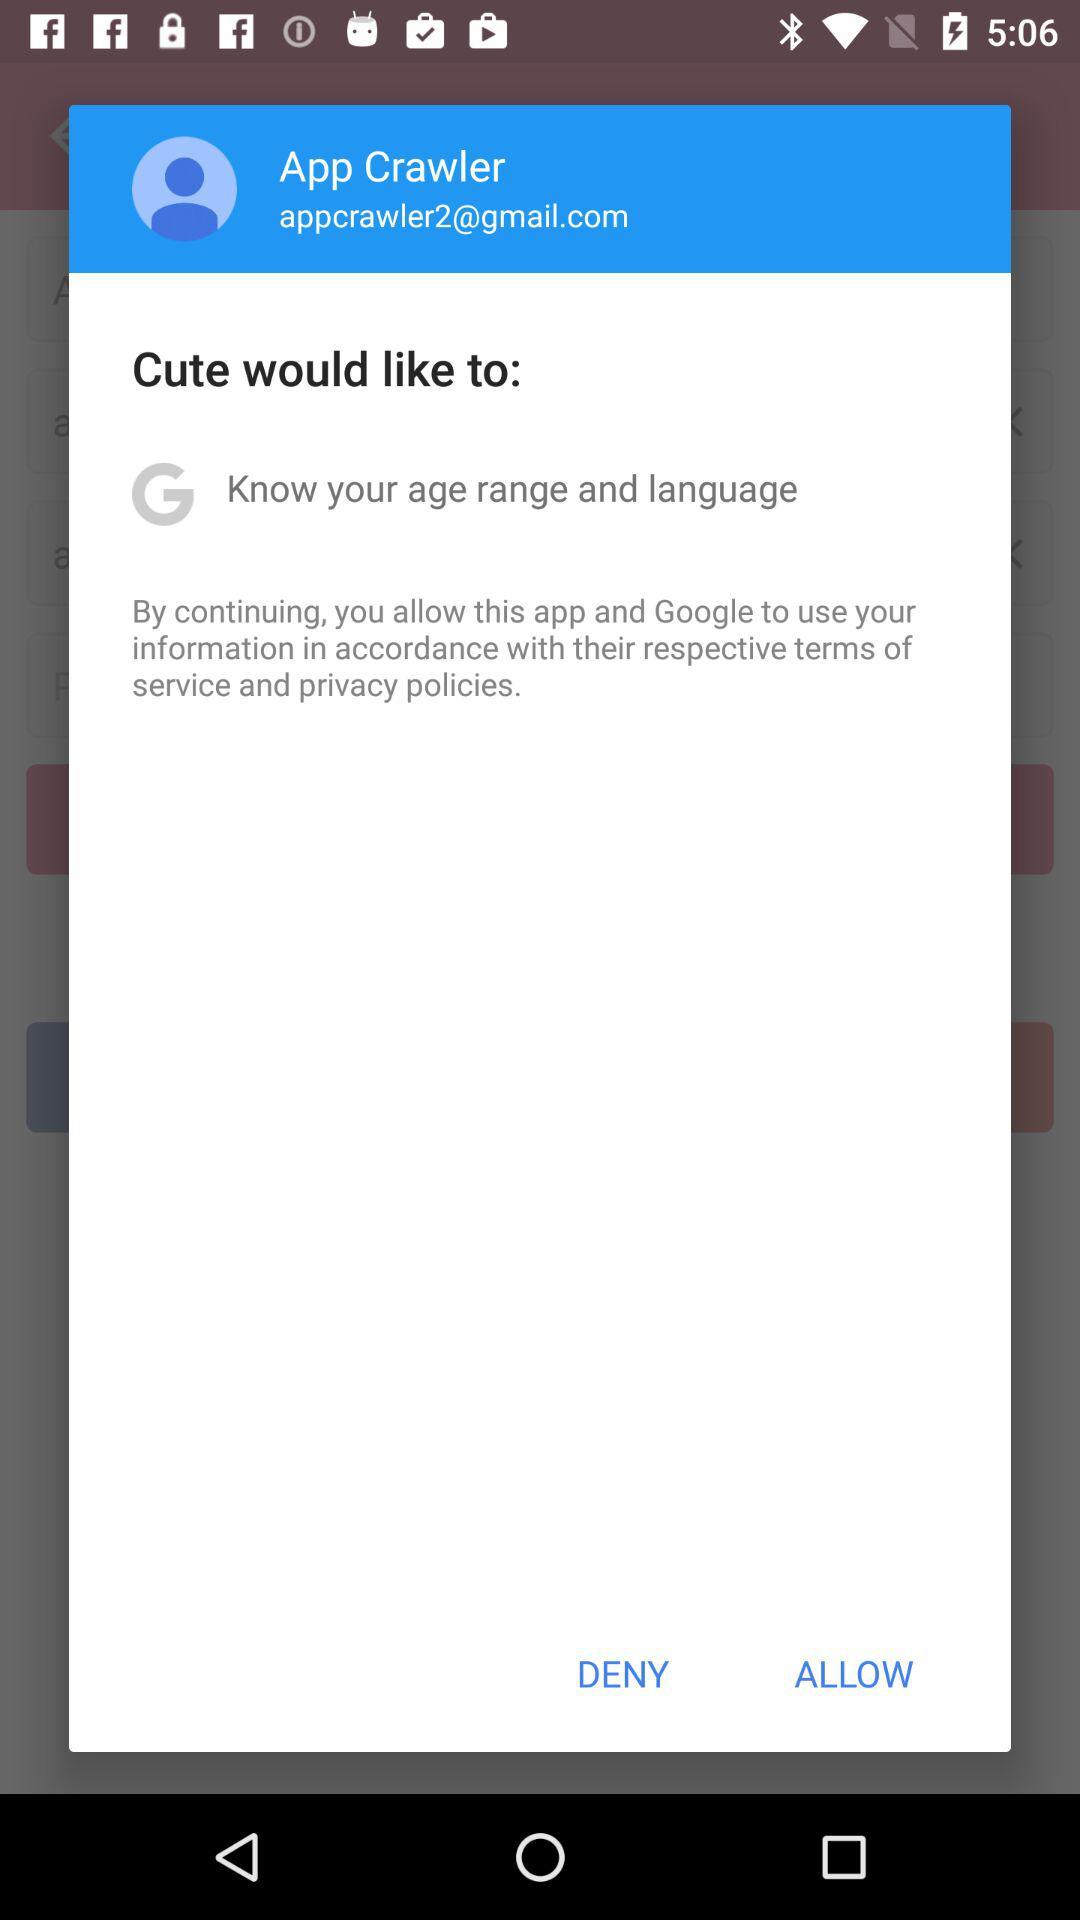 The image size is (1080, 1920). I want to click on item above cute would like item, so click(184, 188).